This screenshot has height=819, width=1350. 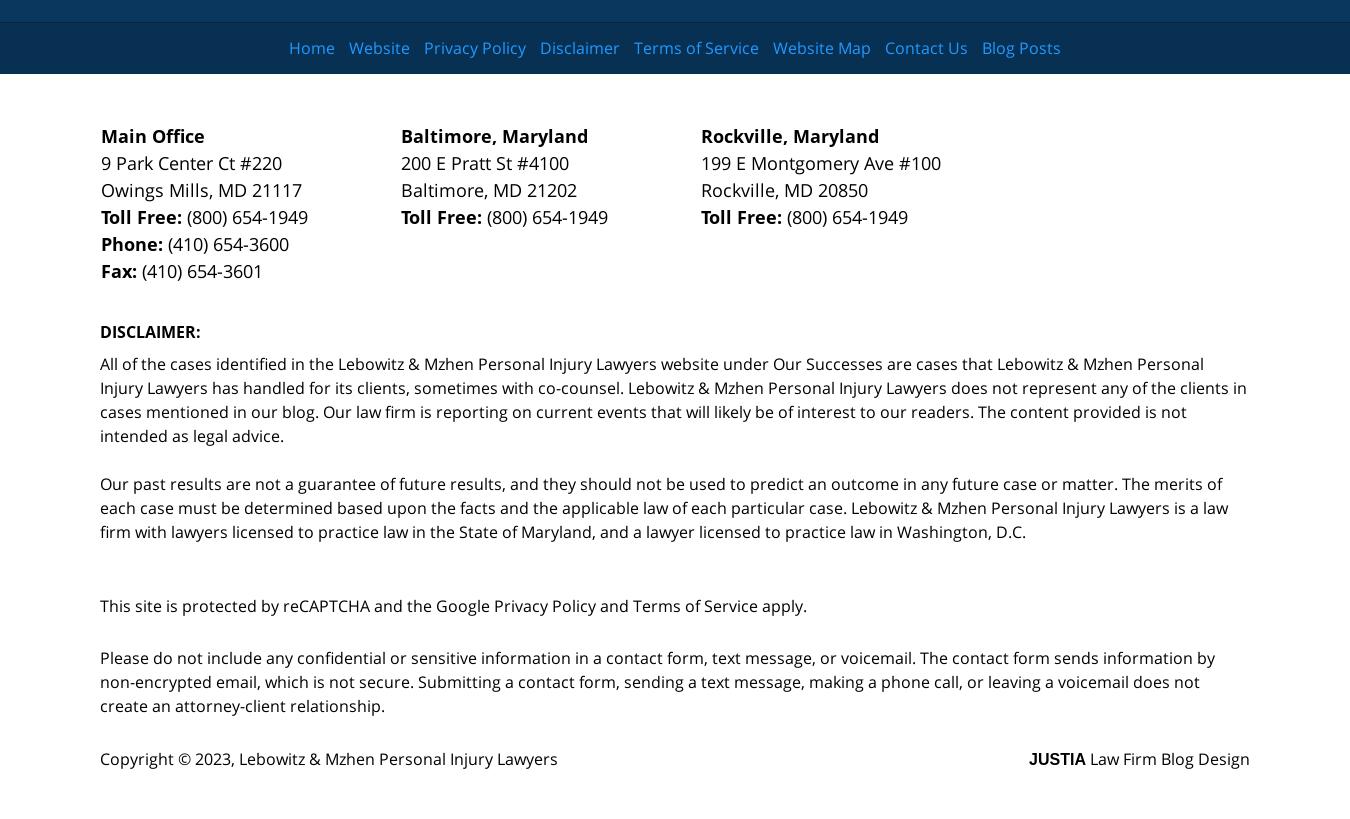 I want to click on '21202', so click(x=551, y=189).